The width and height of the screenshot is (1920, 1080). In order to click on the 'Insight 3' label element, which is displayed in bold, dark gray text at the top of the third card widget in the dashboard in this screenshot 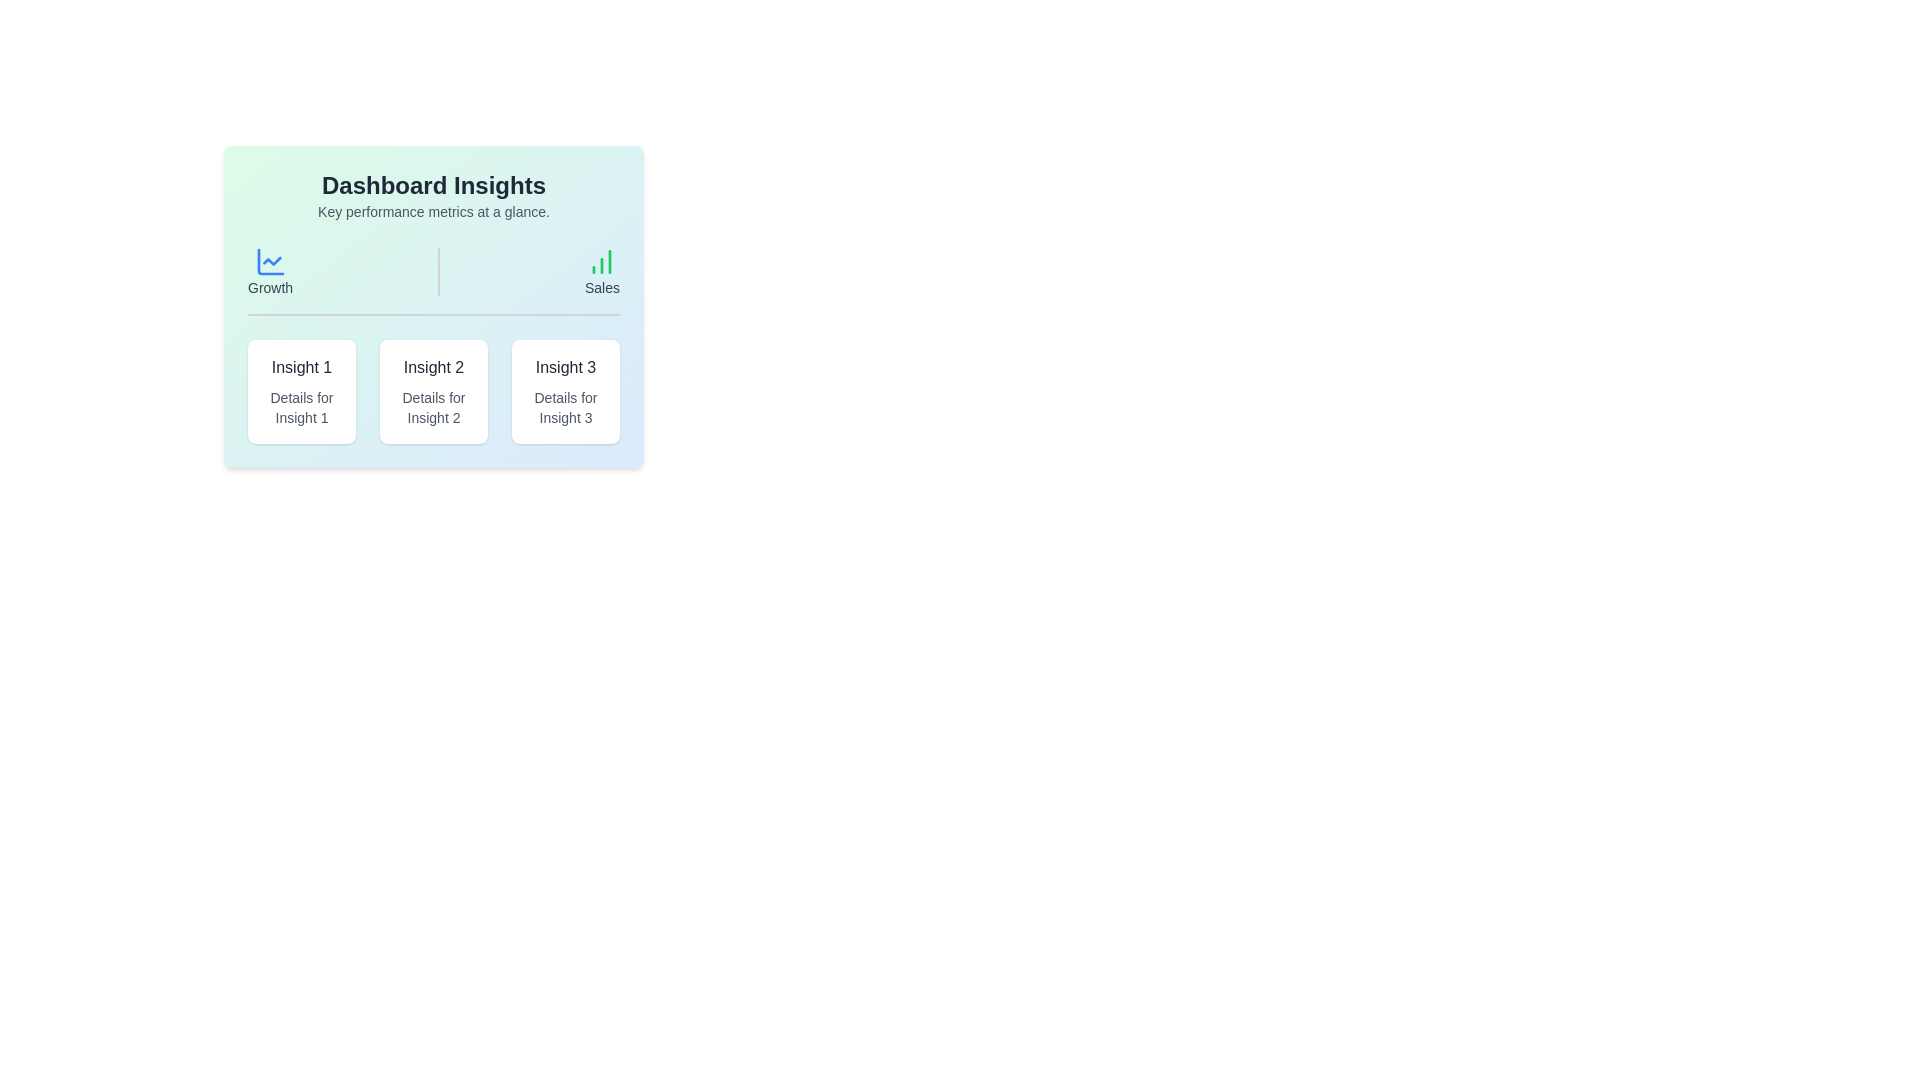, I will do `click(565, 367)`.